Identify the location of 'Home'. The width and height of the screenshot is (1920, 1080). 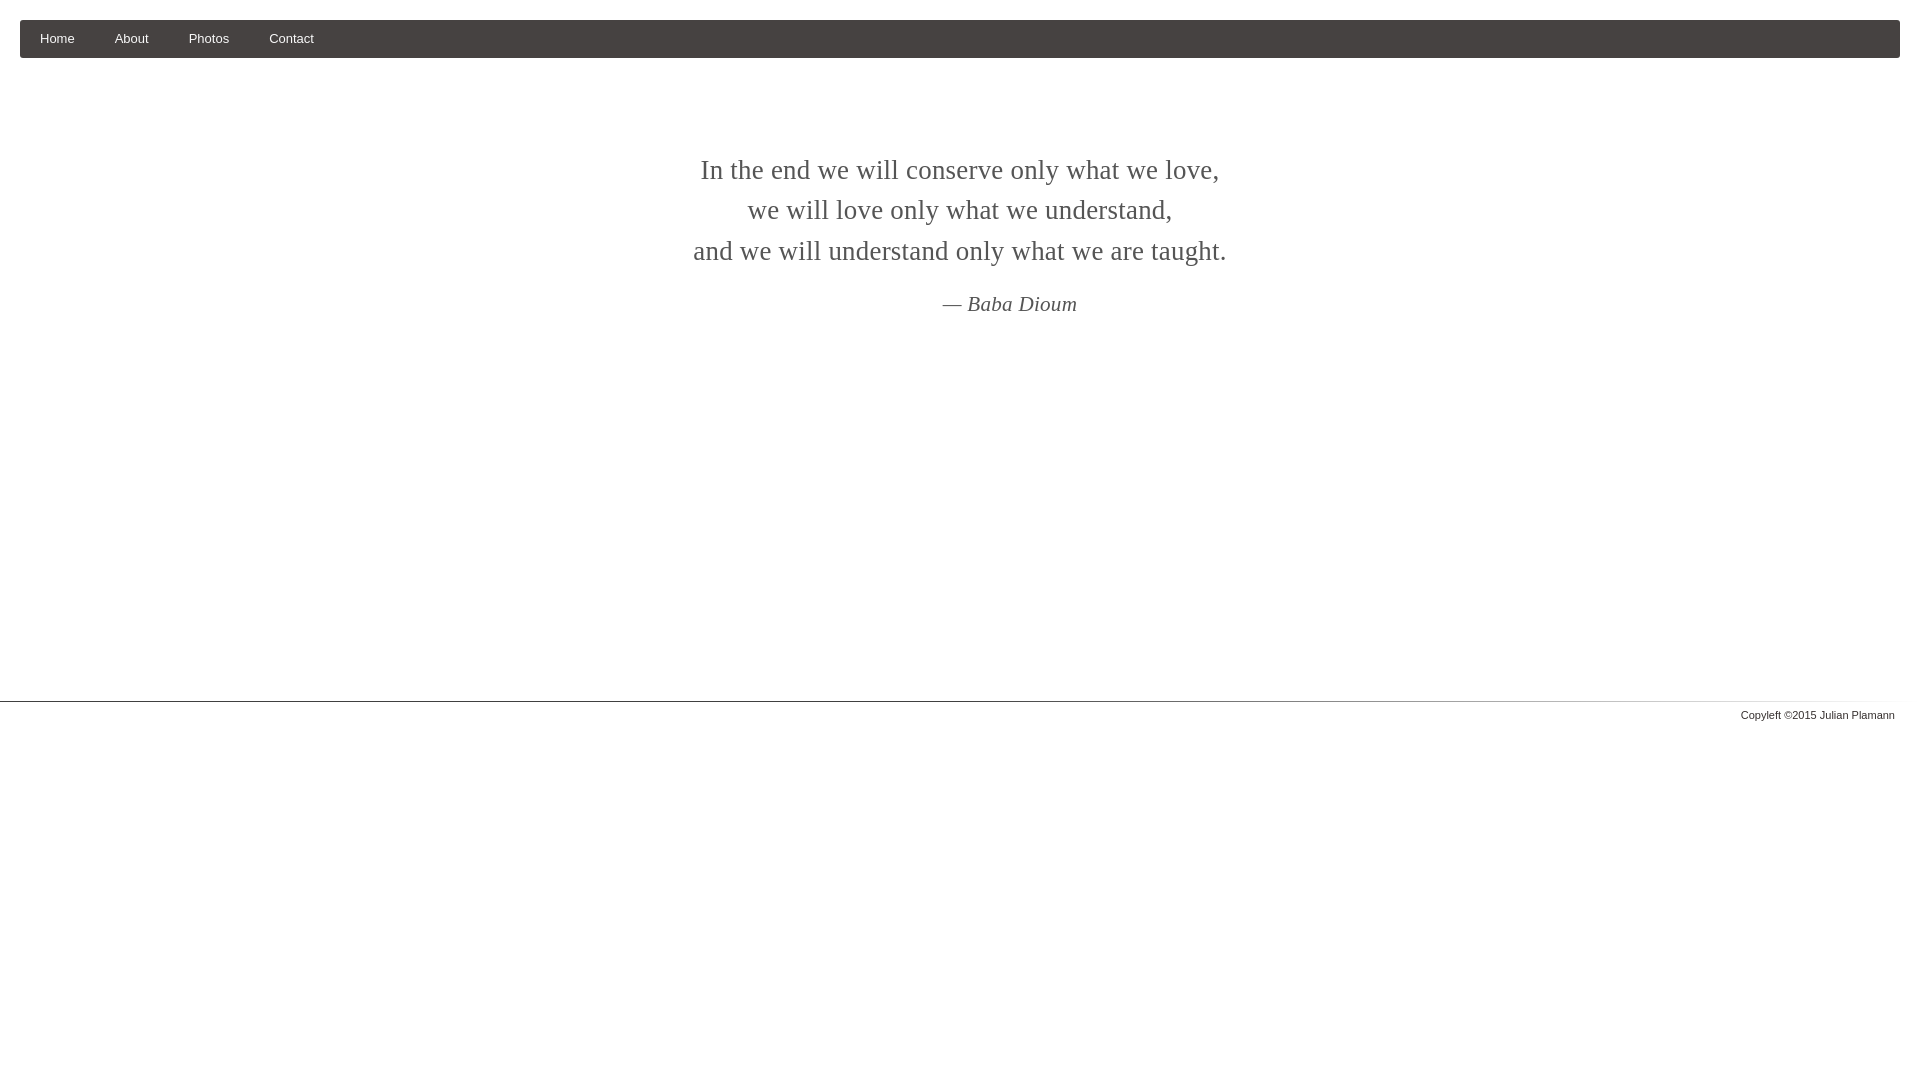
(57, 38).